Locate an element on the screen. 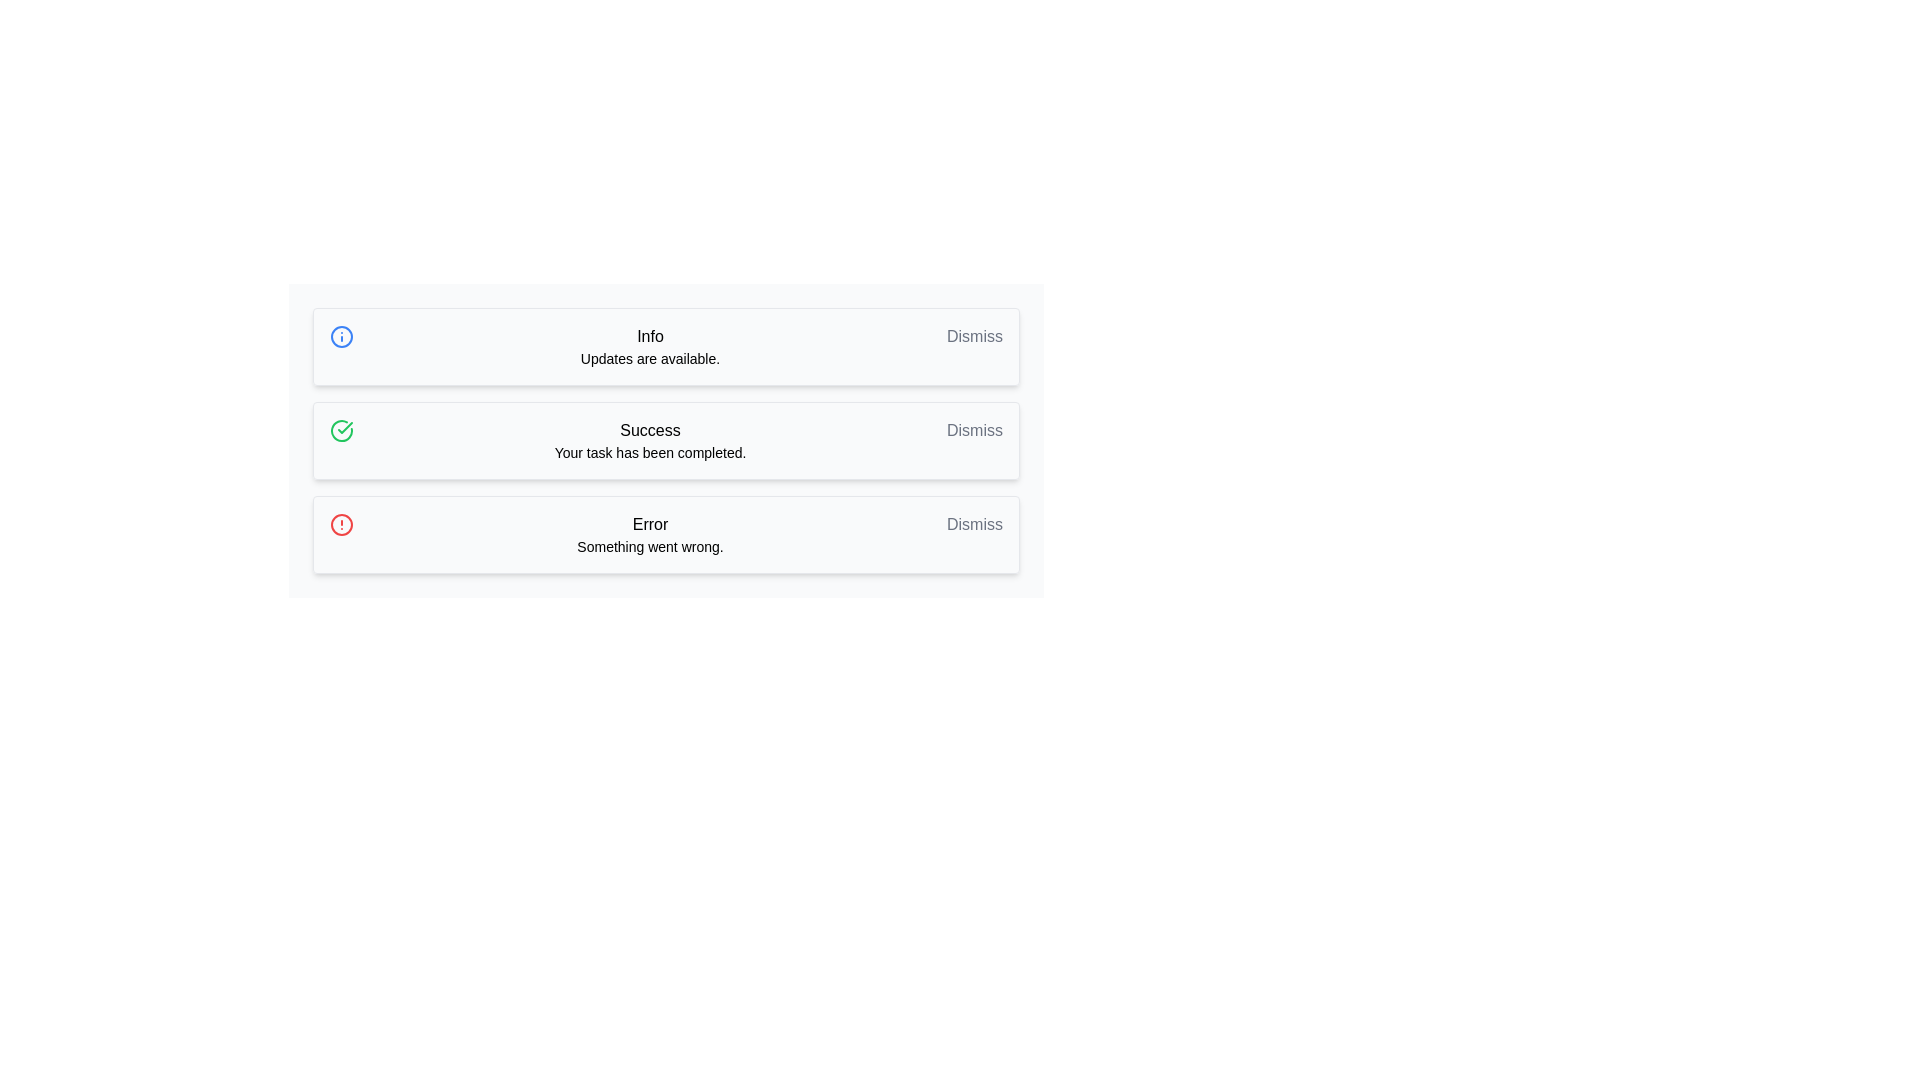 The image size is (1920, 1080). the text block displaying 'Error' with the notification 'Something went wrong.' in the third notification card is located at coordinates (650, 534).